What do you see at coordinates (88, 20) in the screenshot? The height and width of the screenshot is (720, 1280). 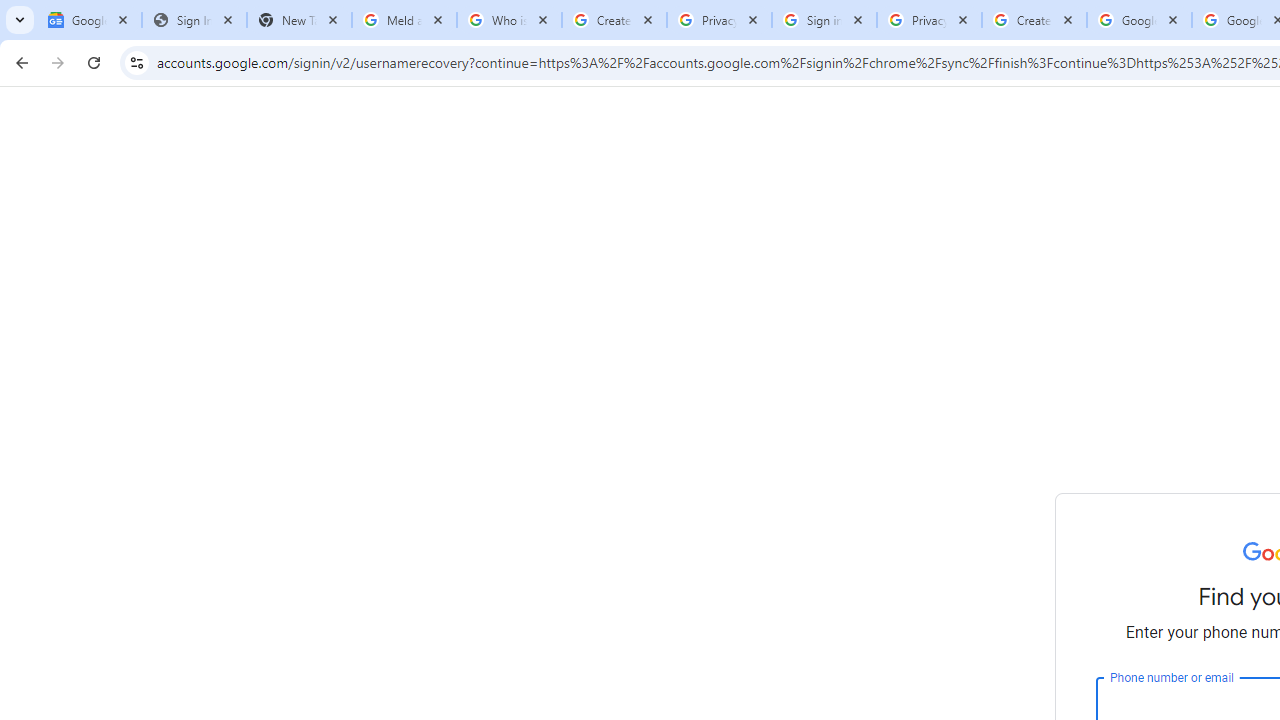 I see `'Google News'` at bounding box center [88, 20].